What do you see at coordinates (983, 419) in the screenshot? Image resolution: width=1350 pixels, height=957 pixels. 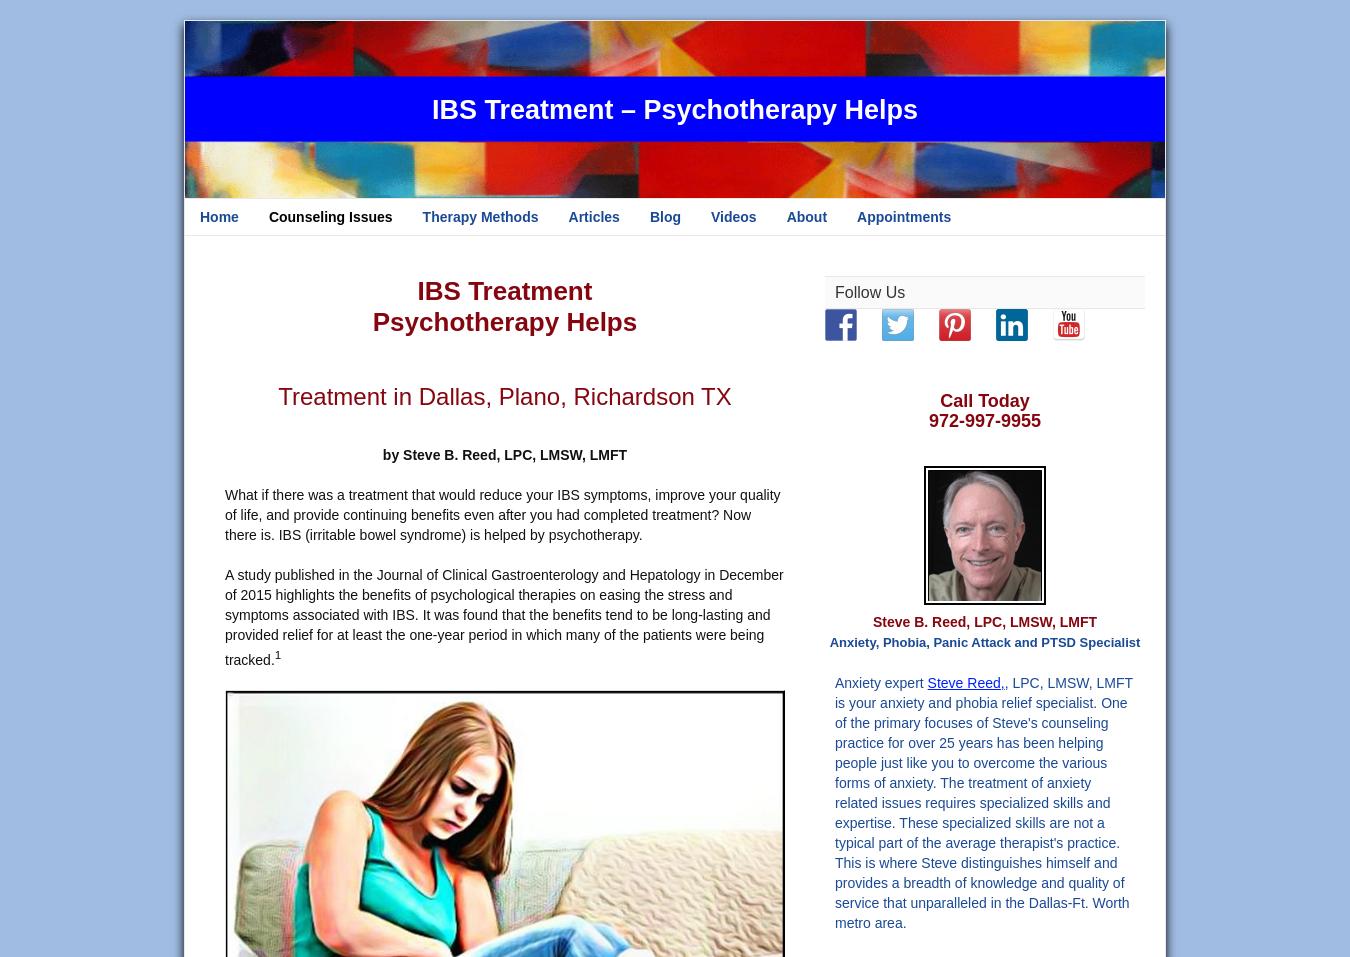 I see `'972-997-9955'` at bounding box center [983, 419].